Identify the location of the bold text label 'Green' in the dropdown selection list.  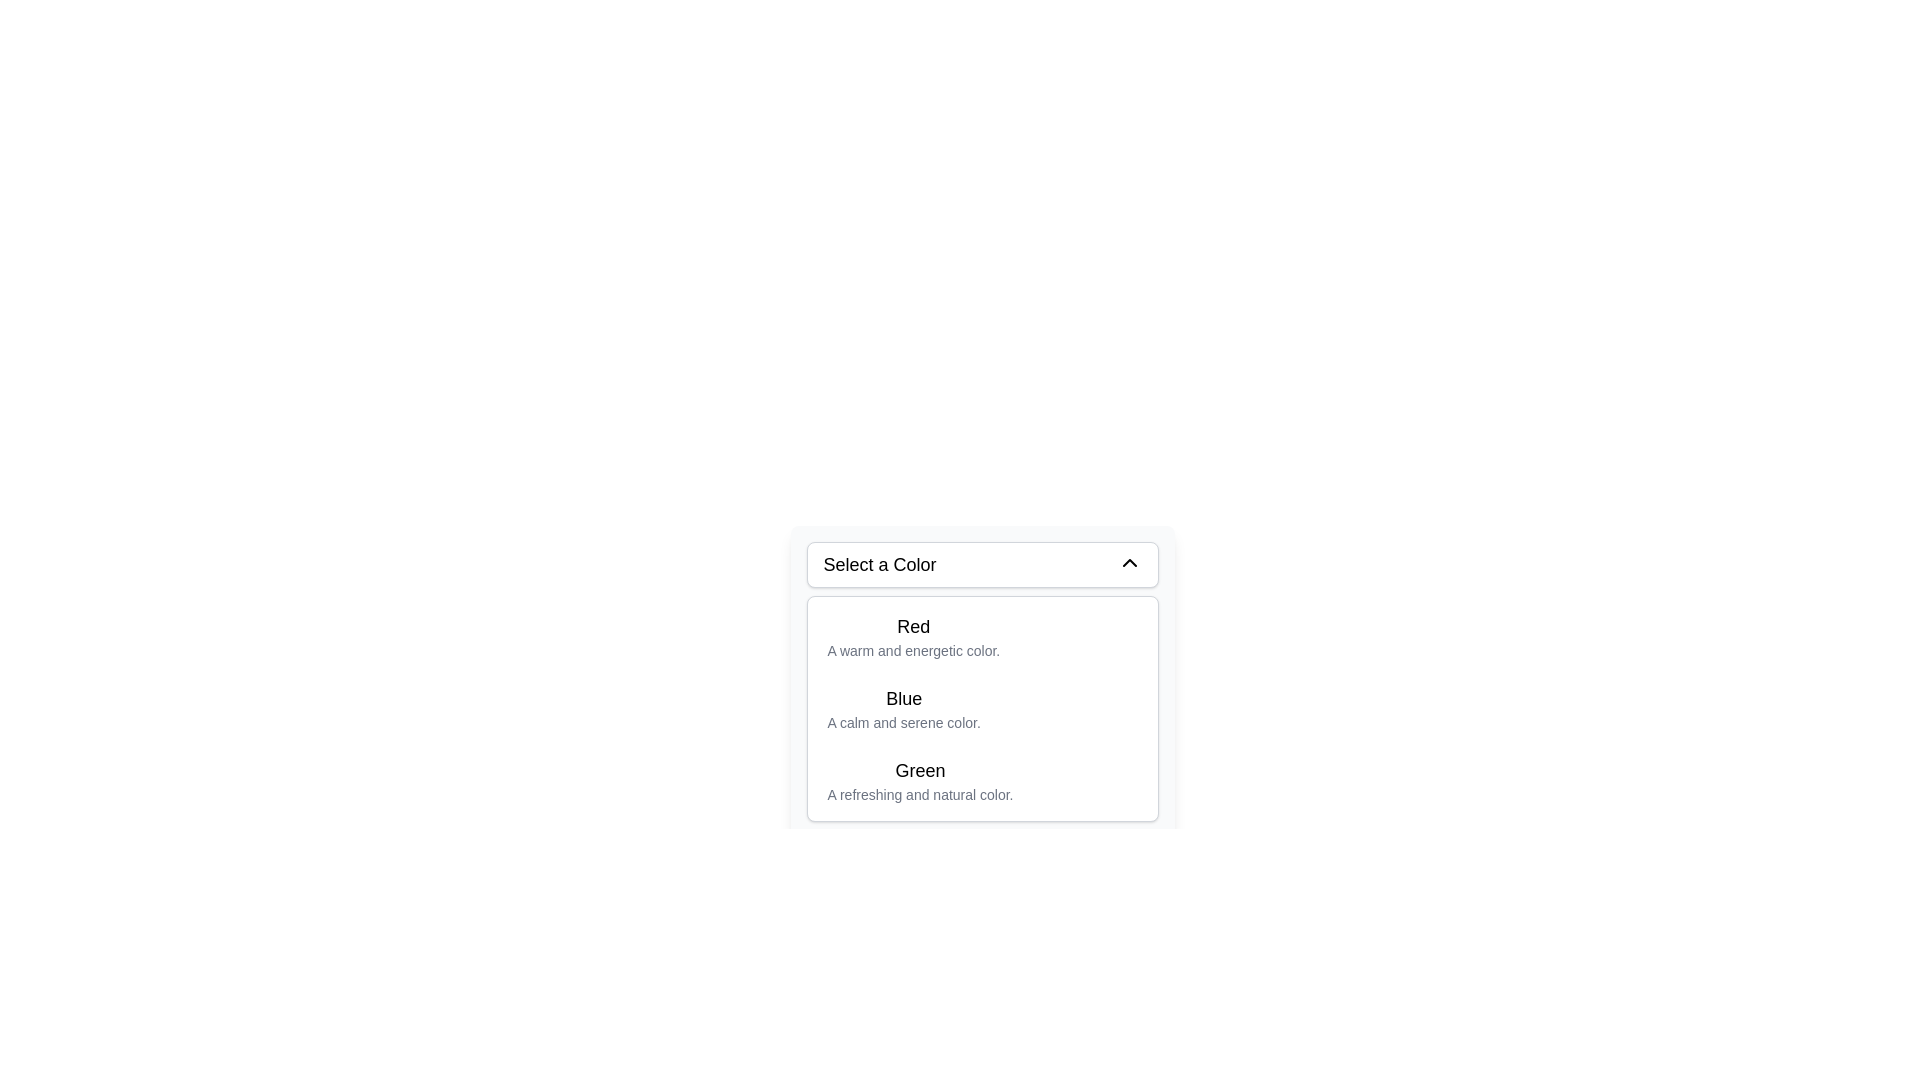
(919, 770).